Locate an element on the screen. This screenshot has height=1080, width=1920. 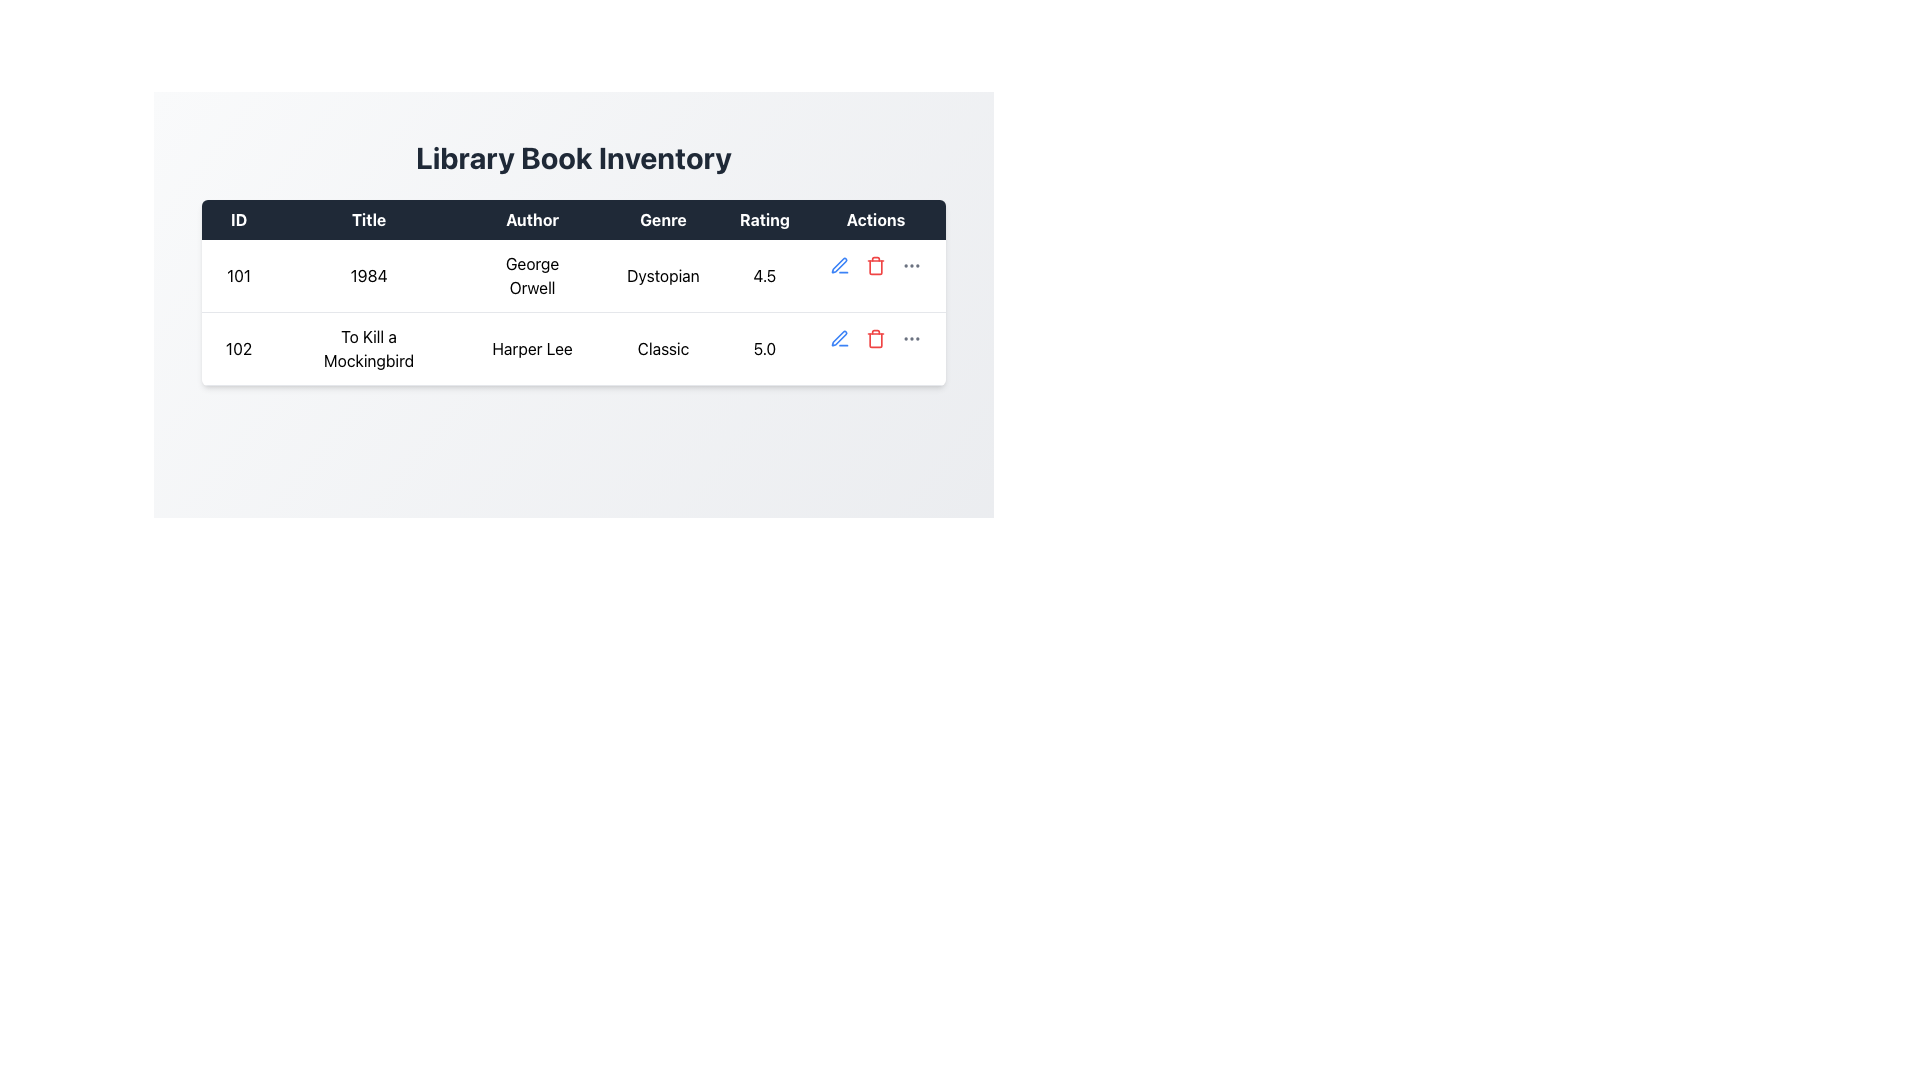
the text label displaying 'To Kill a Mockingbird' in the second row of the table under the 'Title' column is located at coordinates (369, 347).